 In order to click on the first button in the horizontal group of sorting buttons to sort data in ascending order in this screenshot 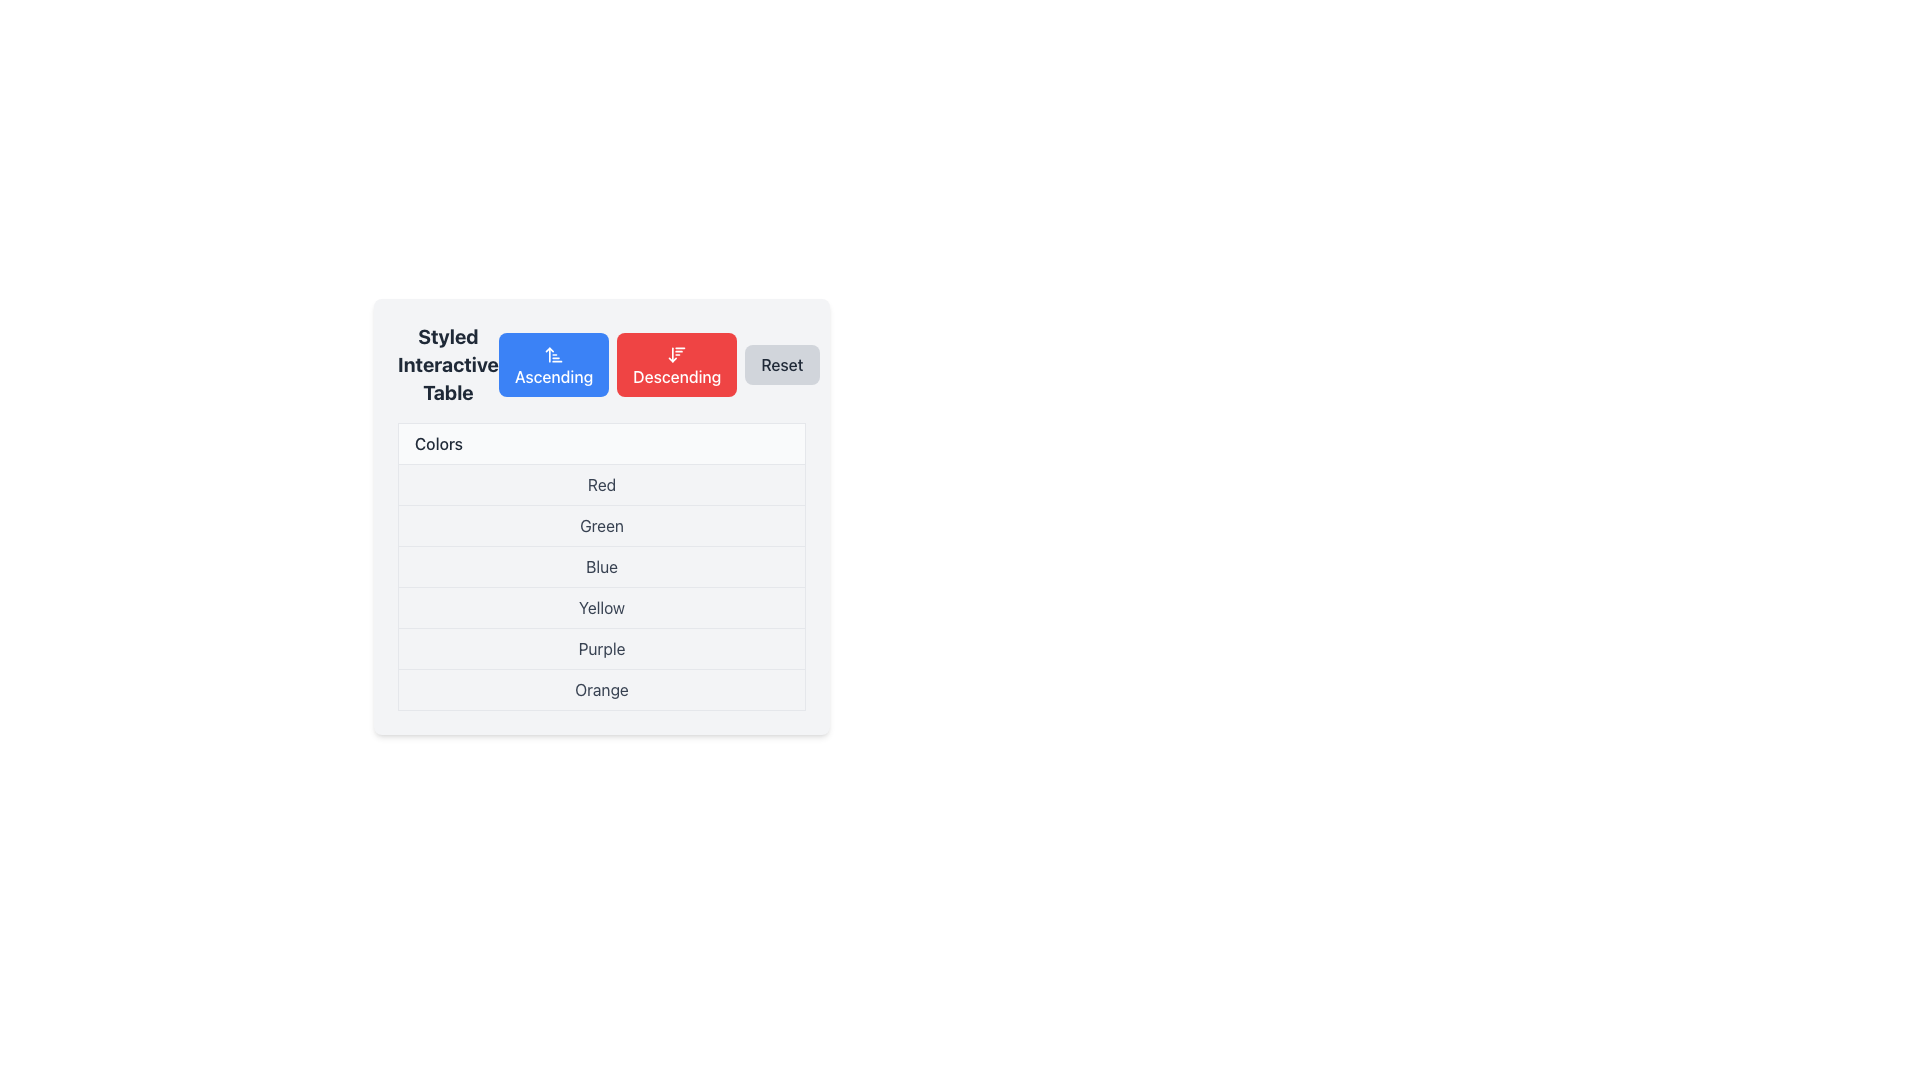, I will do `click(553, 365)`.